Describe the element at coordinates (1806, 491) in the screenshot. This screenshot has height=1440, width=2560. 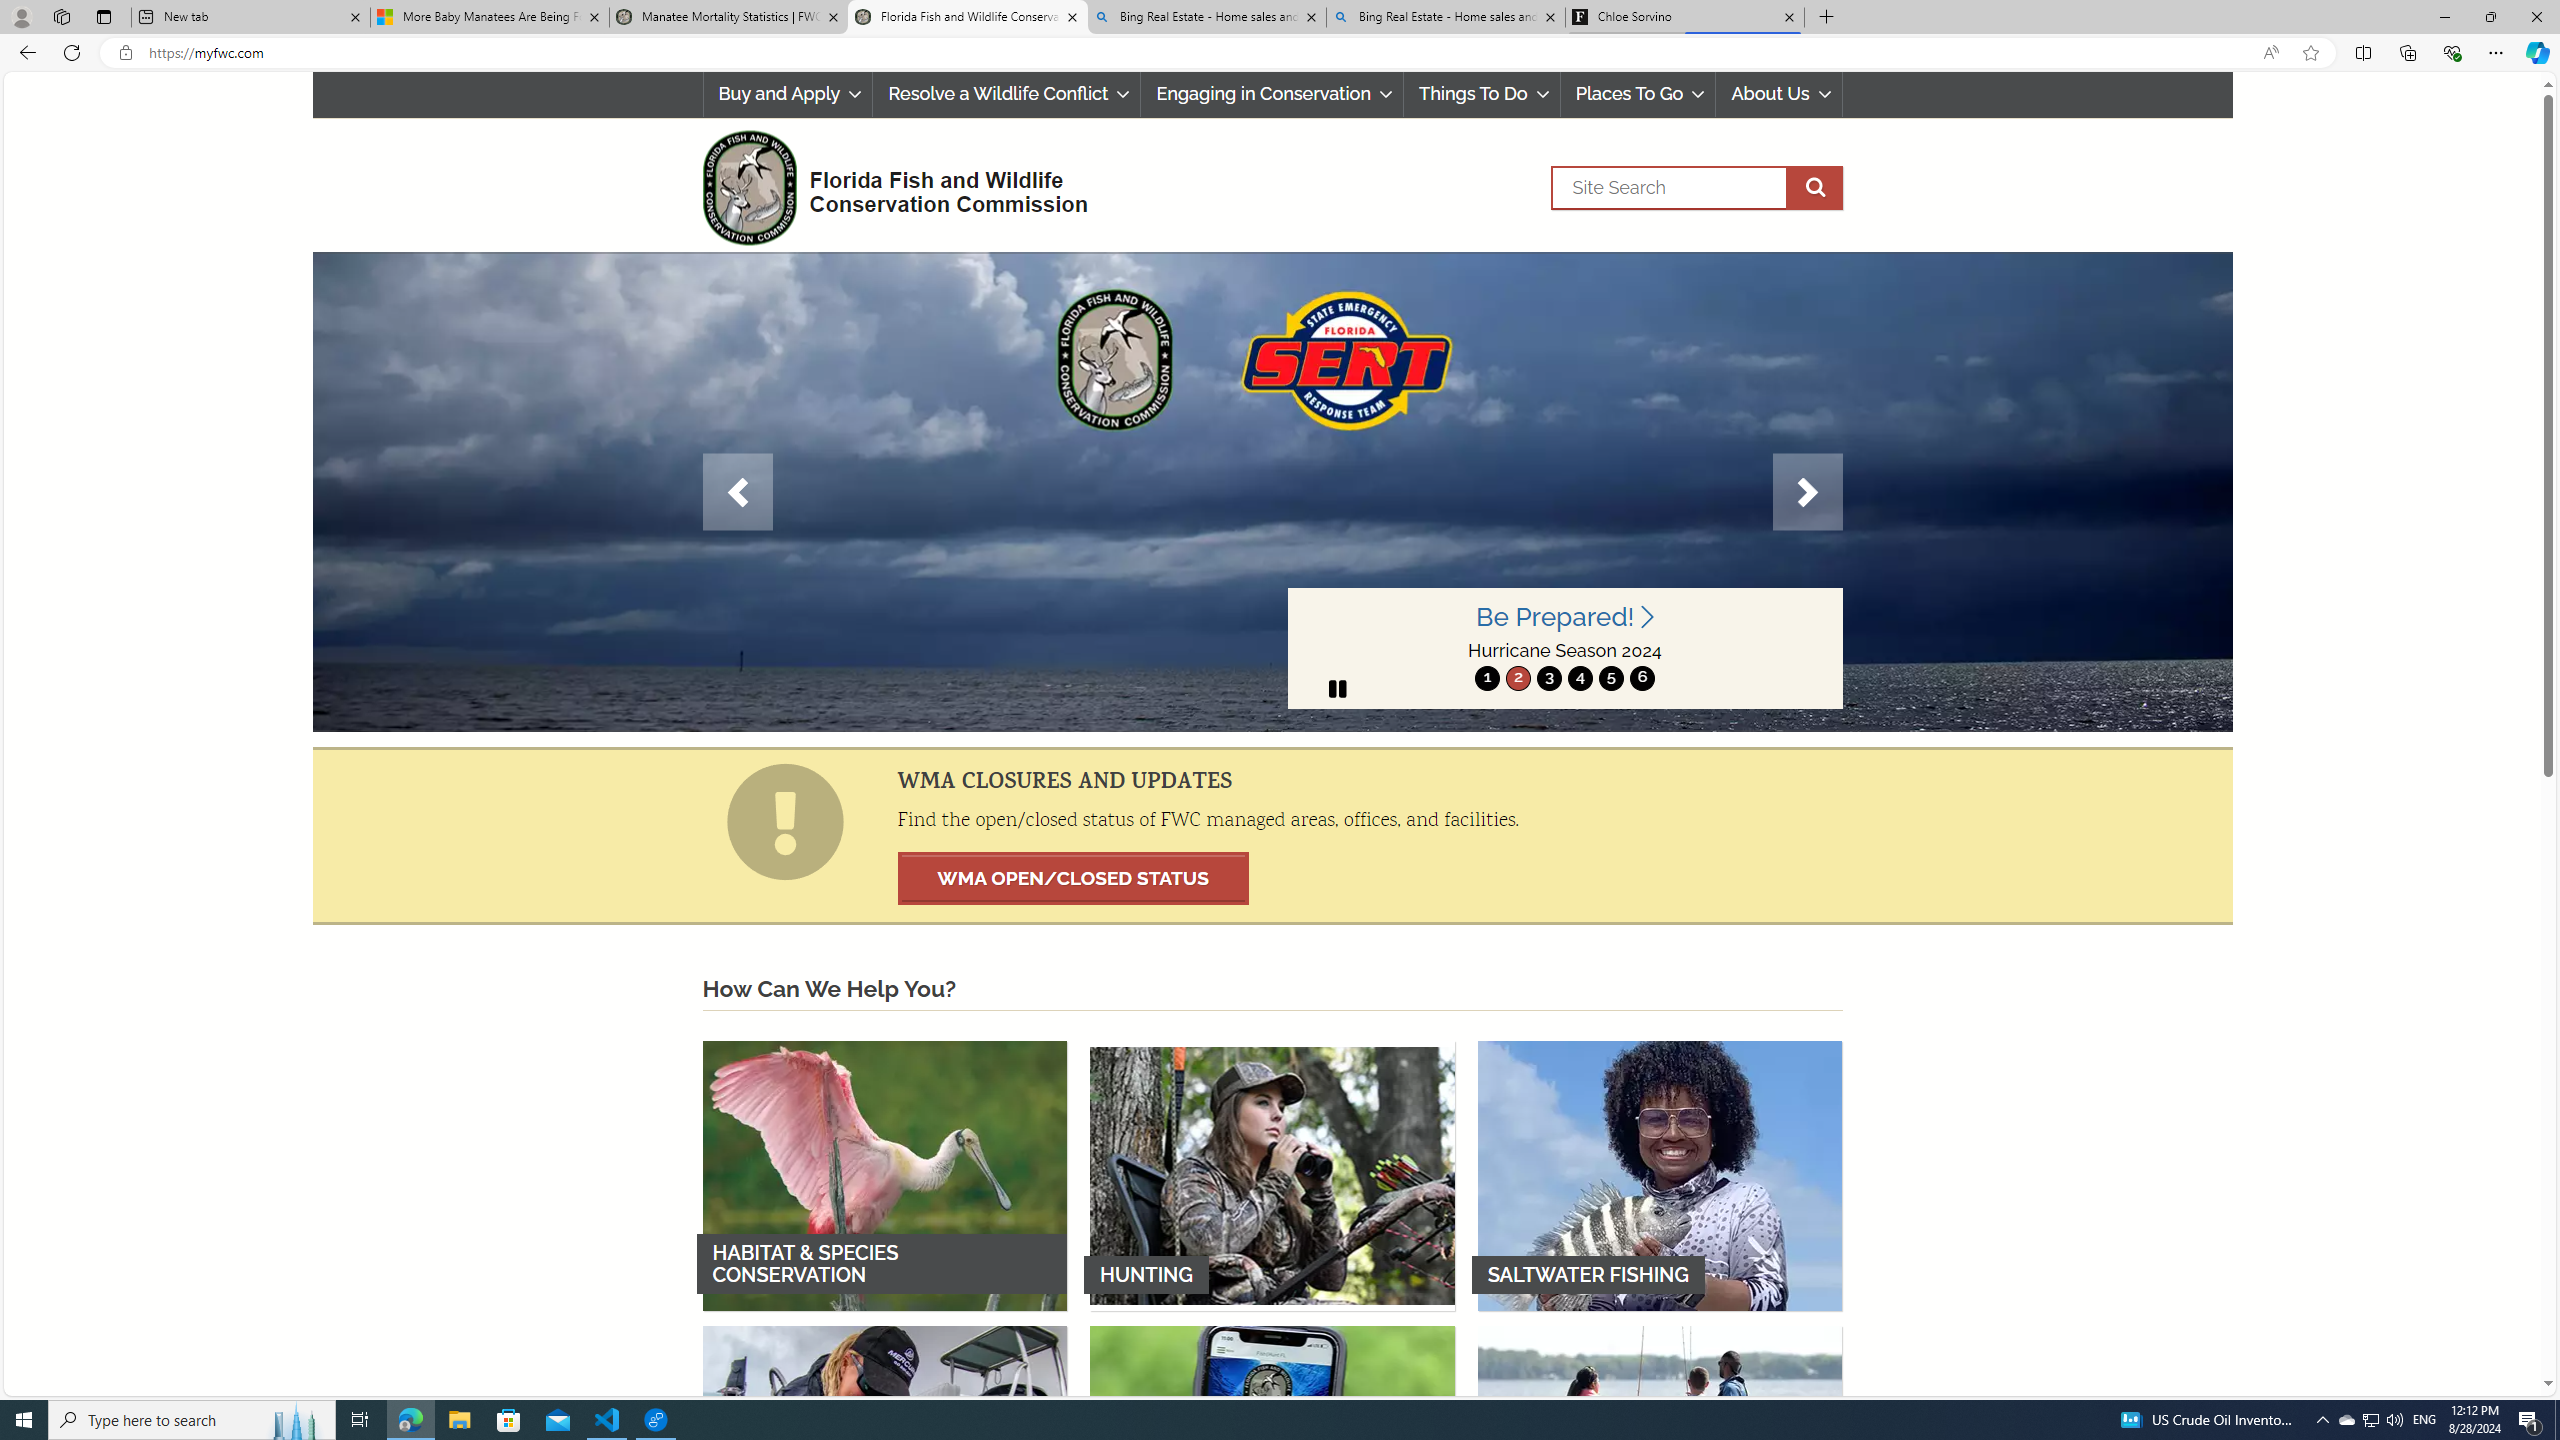
I see `'Next'` at that location.